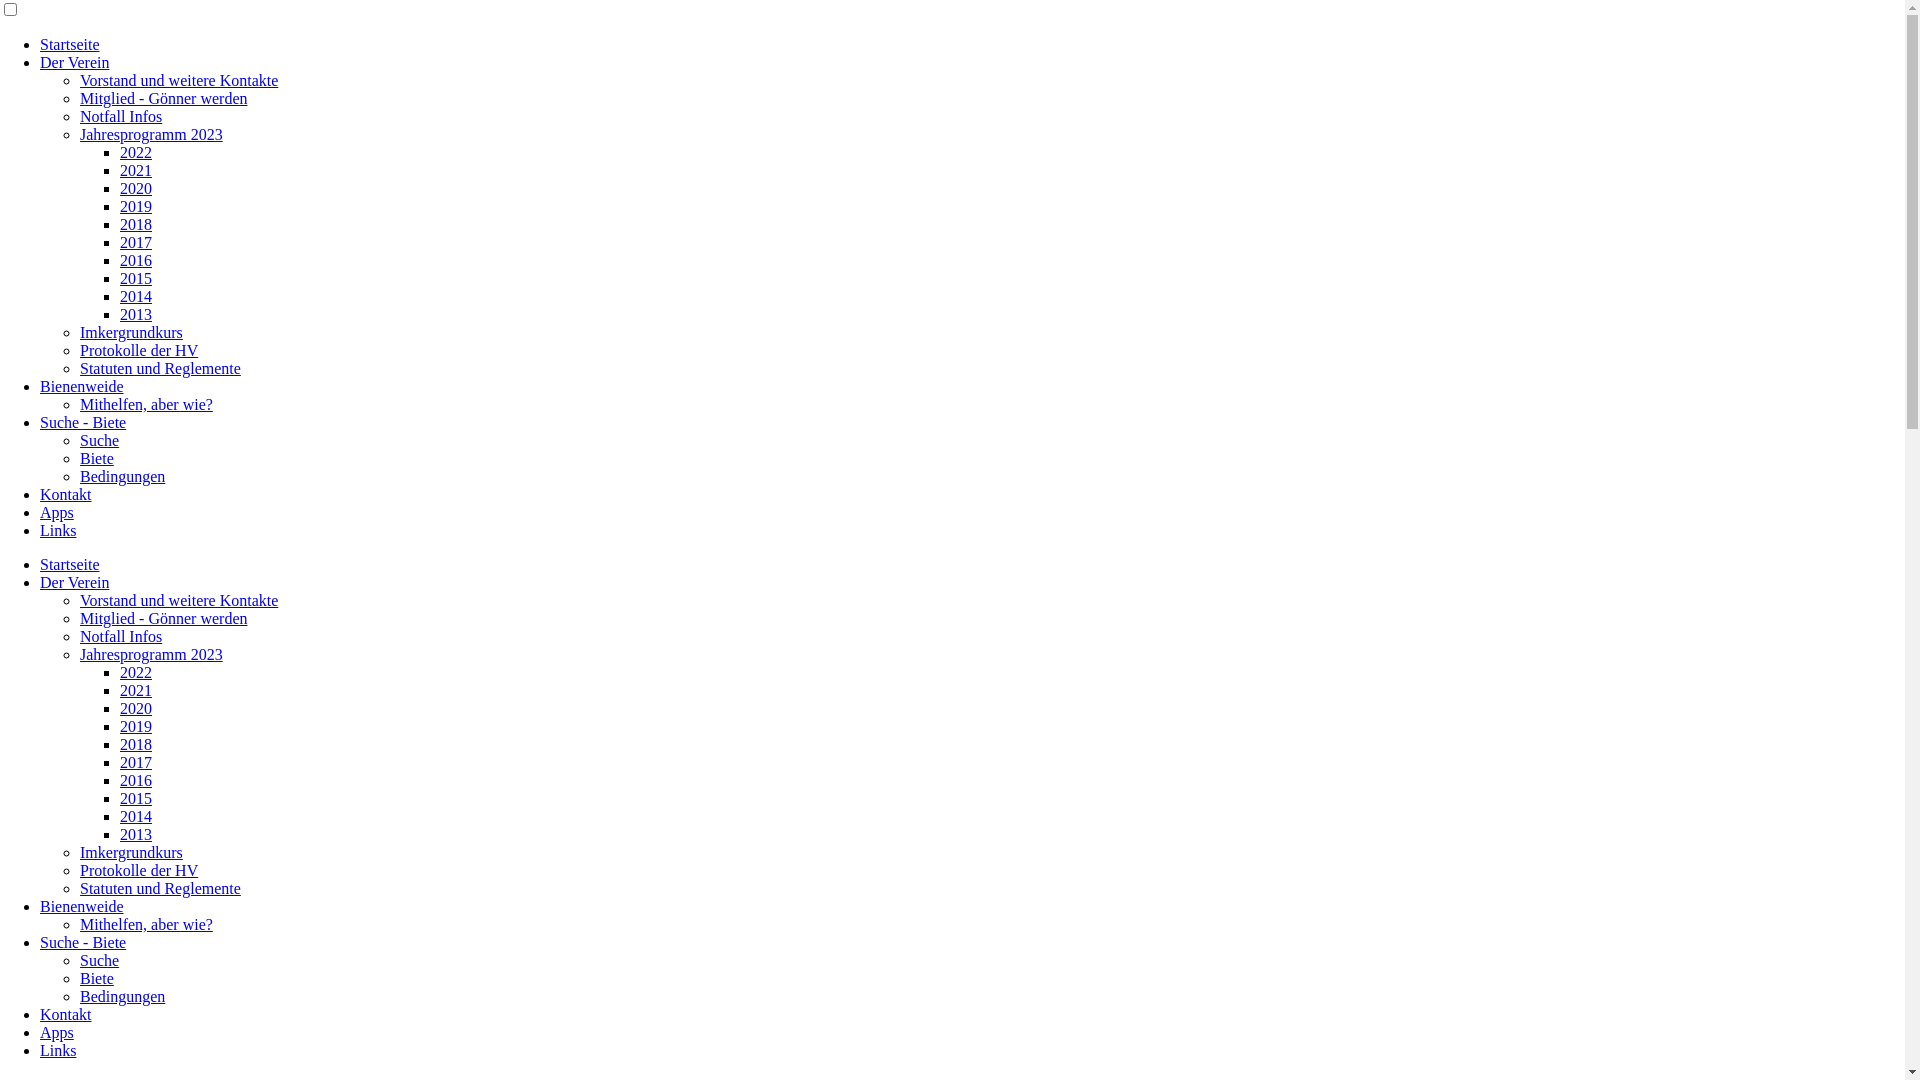  I want to click on '2019', so click(134, 206).